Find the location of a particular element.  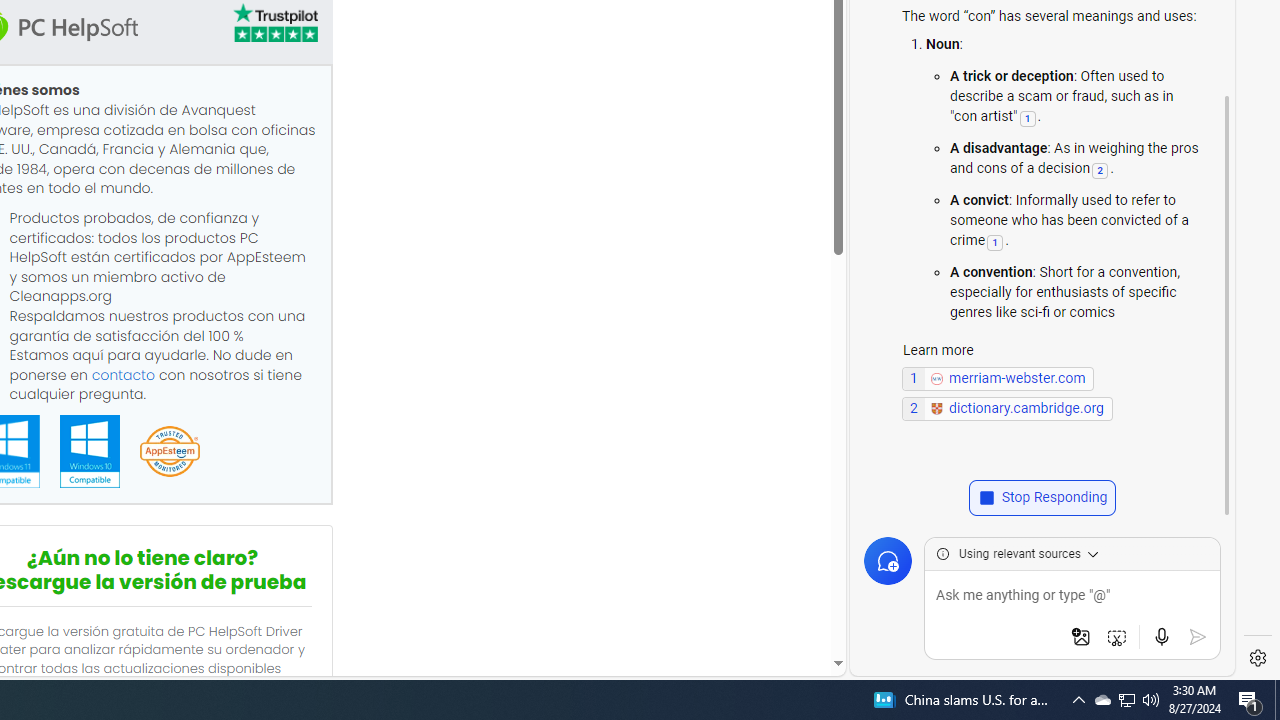

'contacto' is located at coordinates (122, 374).